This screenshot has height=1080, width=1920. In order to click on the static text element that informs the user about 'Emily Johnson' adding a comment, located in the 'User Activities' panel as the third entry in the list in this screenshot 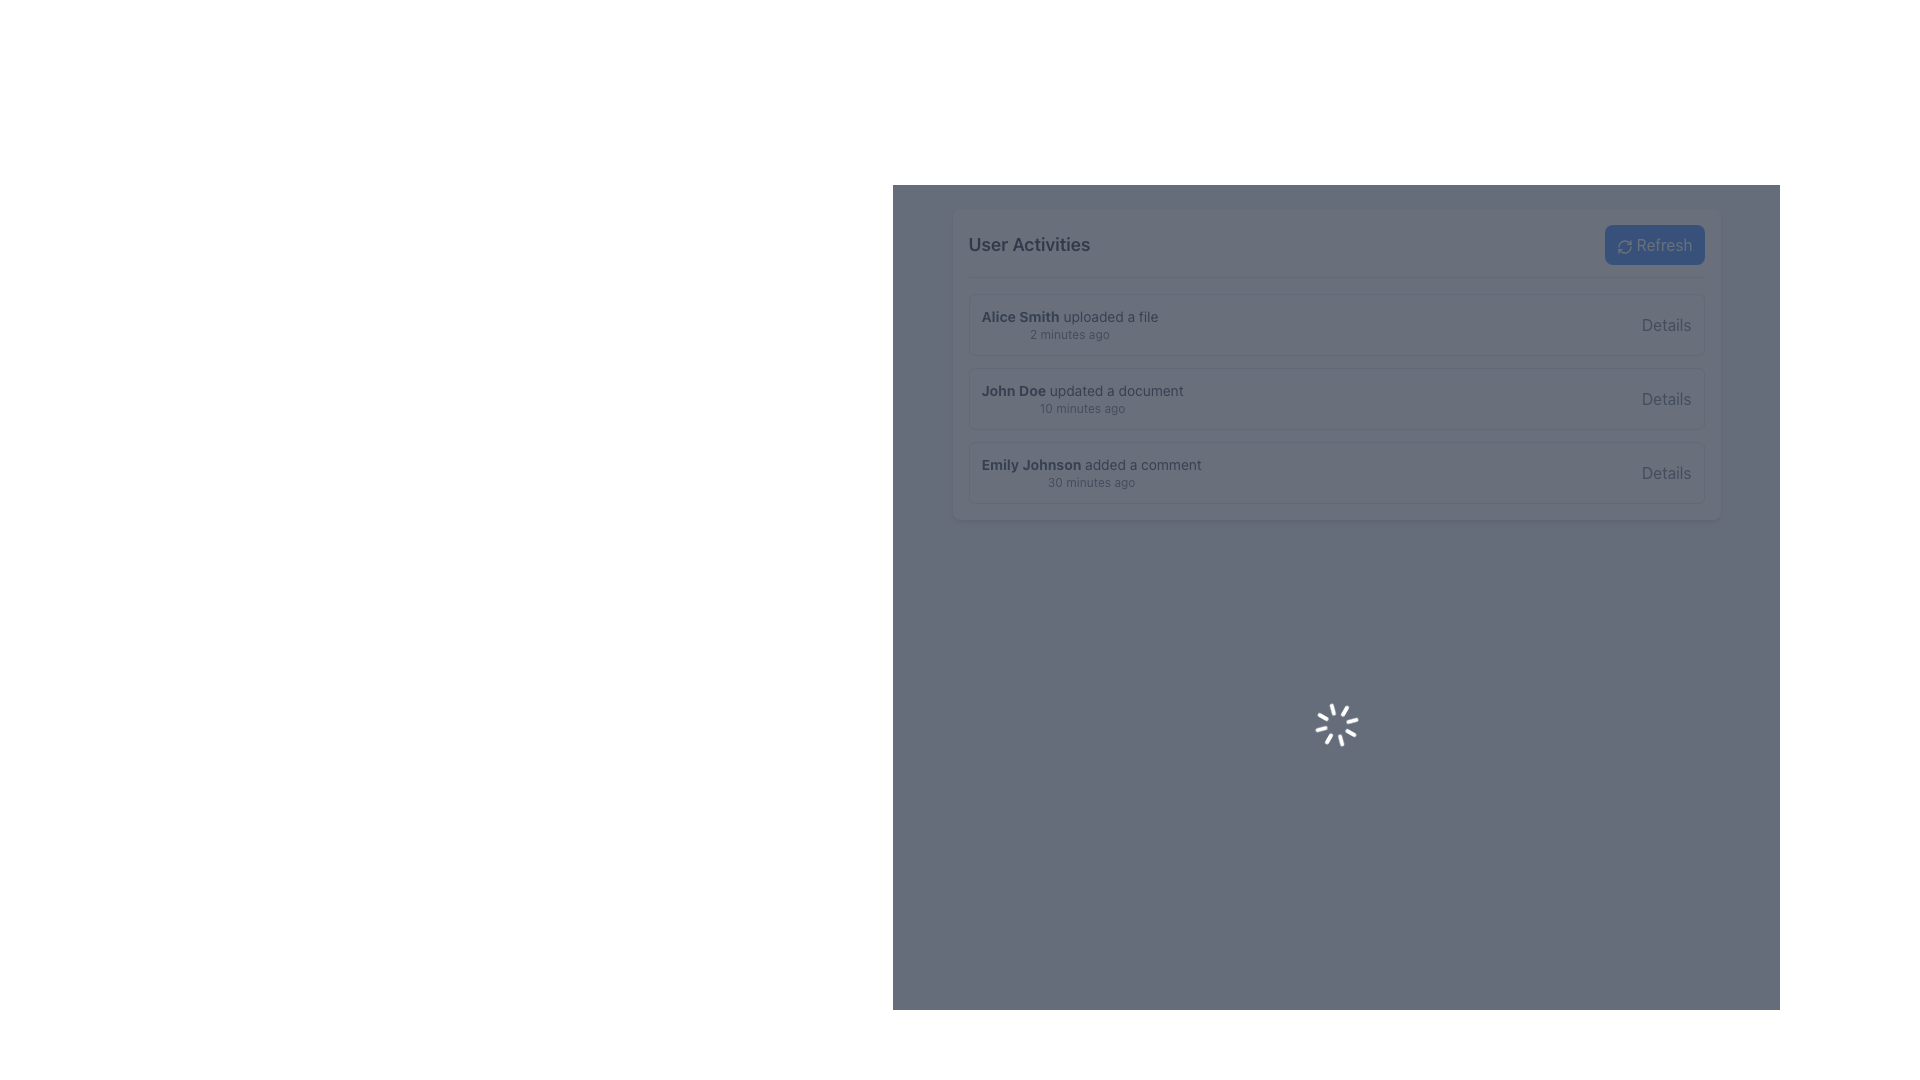, I will do `click(1090, 473)`.